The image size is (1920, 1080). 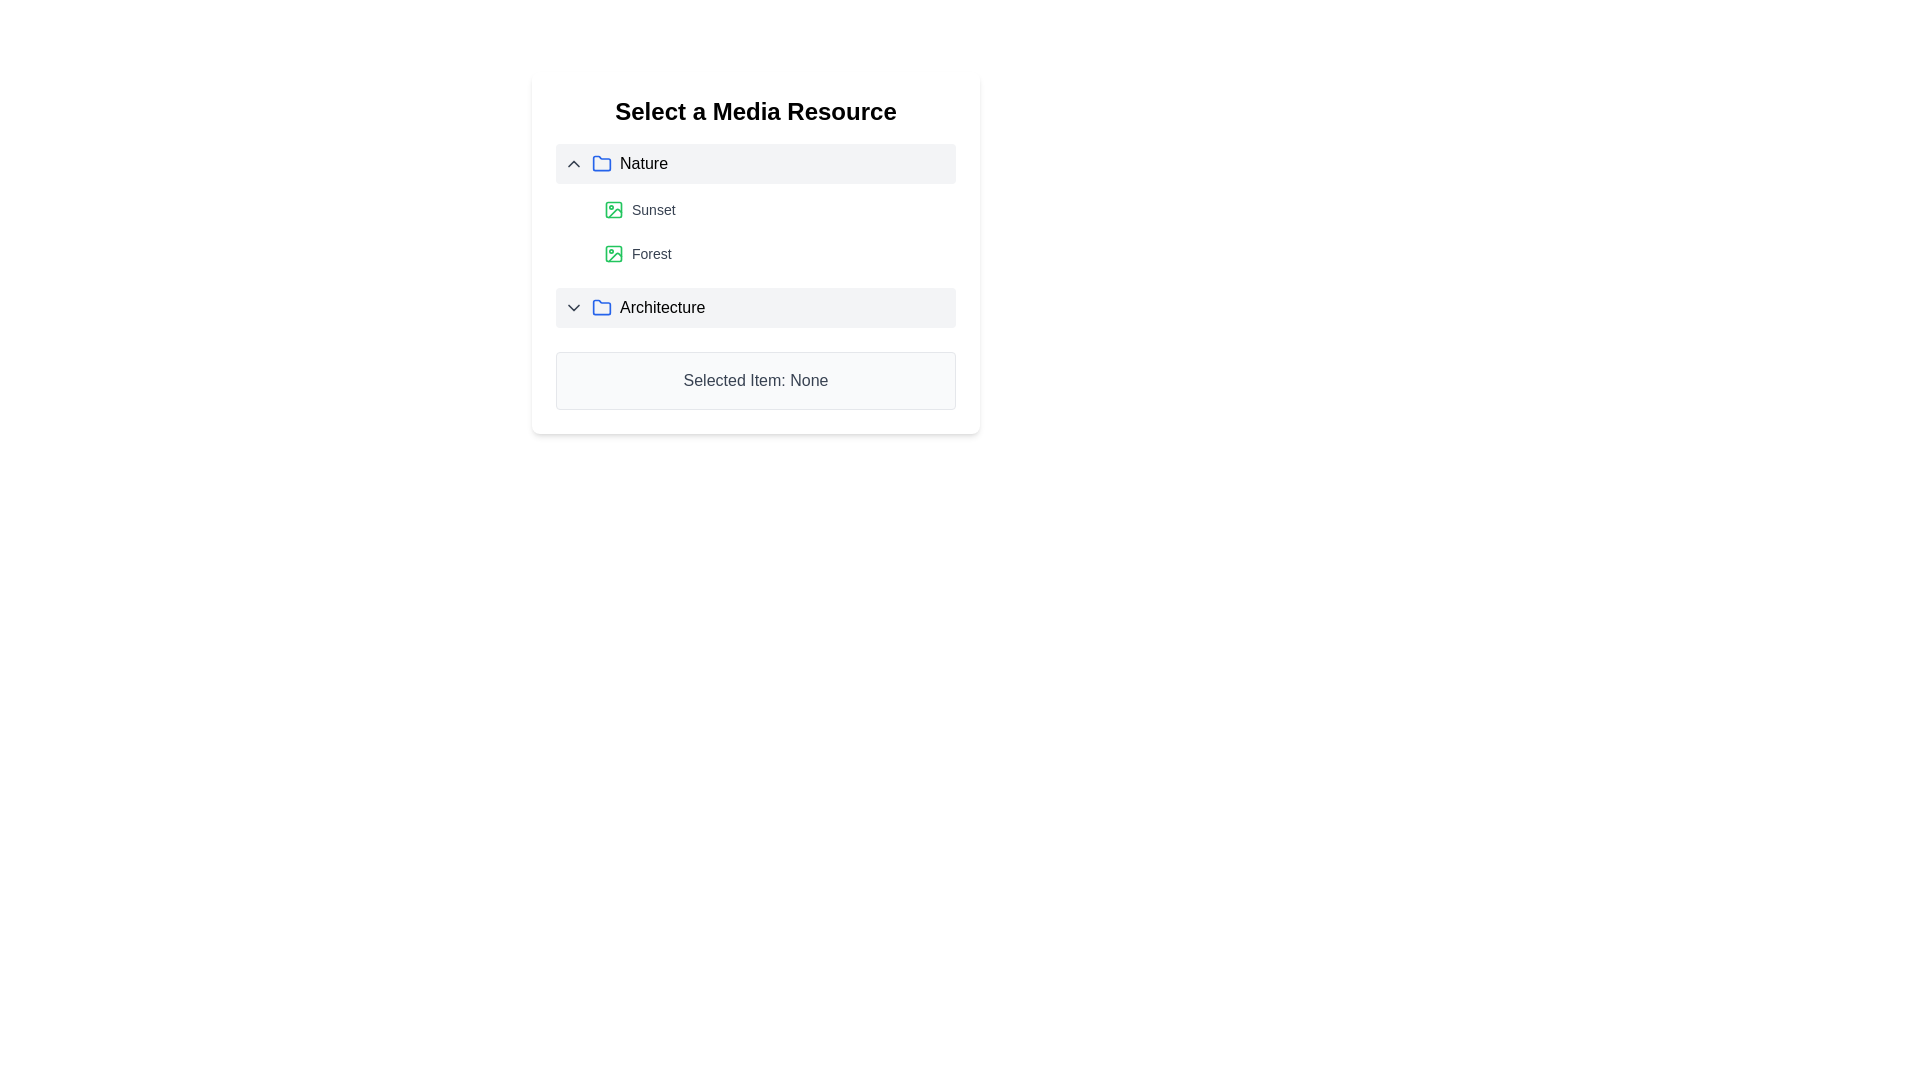 I want to click on the text label representing the first selectable folder in the media resource list, so click(x=643, y=163).